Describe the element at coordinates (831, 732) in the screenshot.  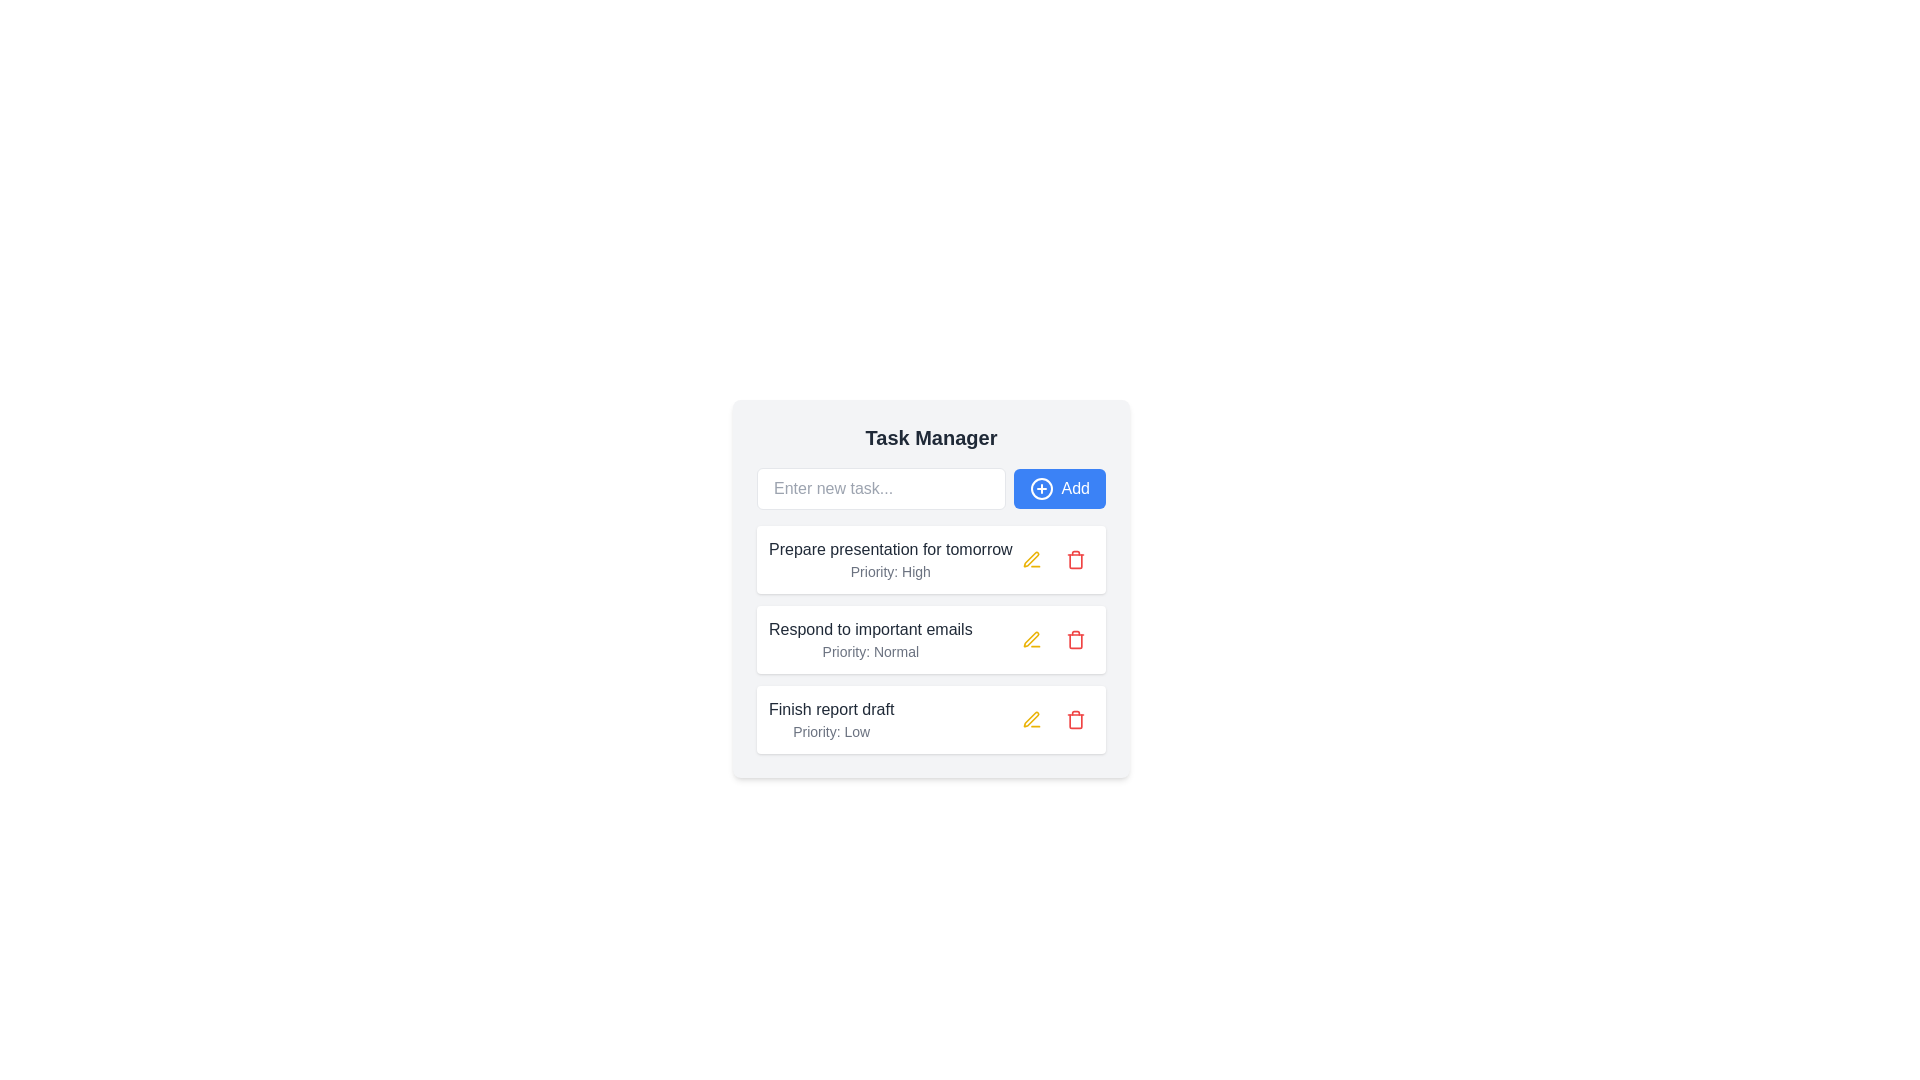
I see `text label displaying 'Priority: Low' located beneath the task title 'Finish report draft' in the task list to obtain priority information` at that location.